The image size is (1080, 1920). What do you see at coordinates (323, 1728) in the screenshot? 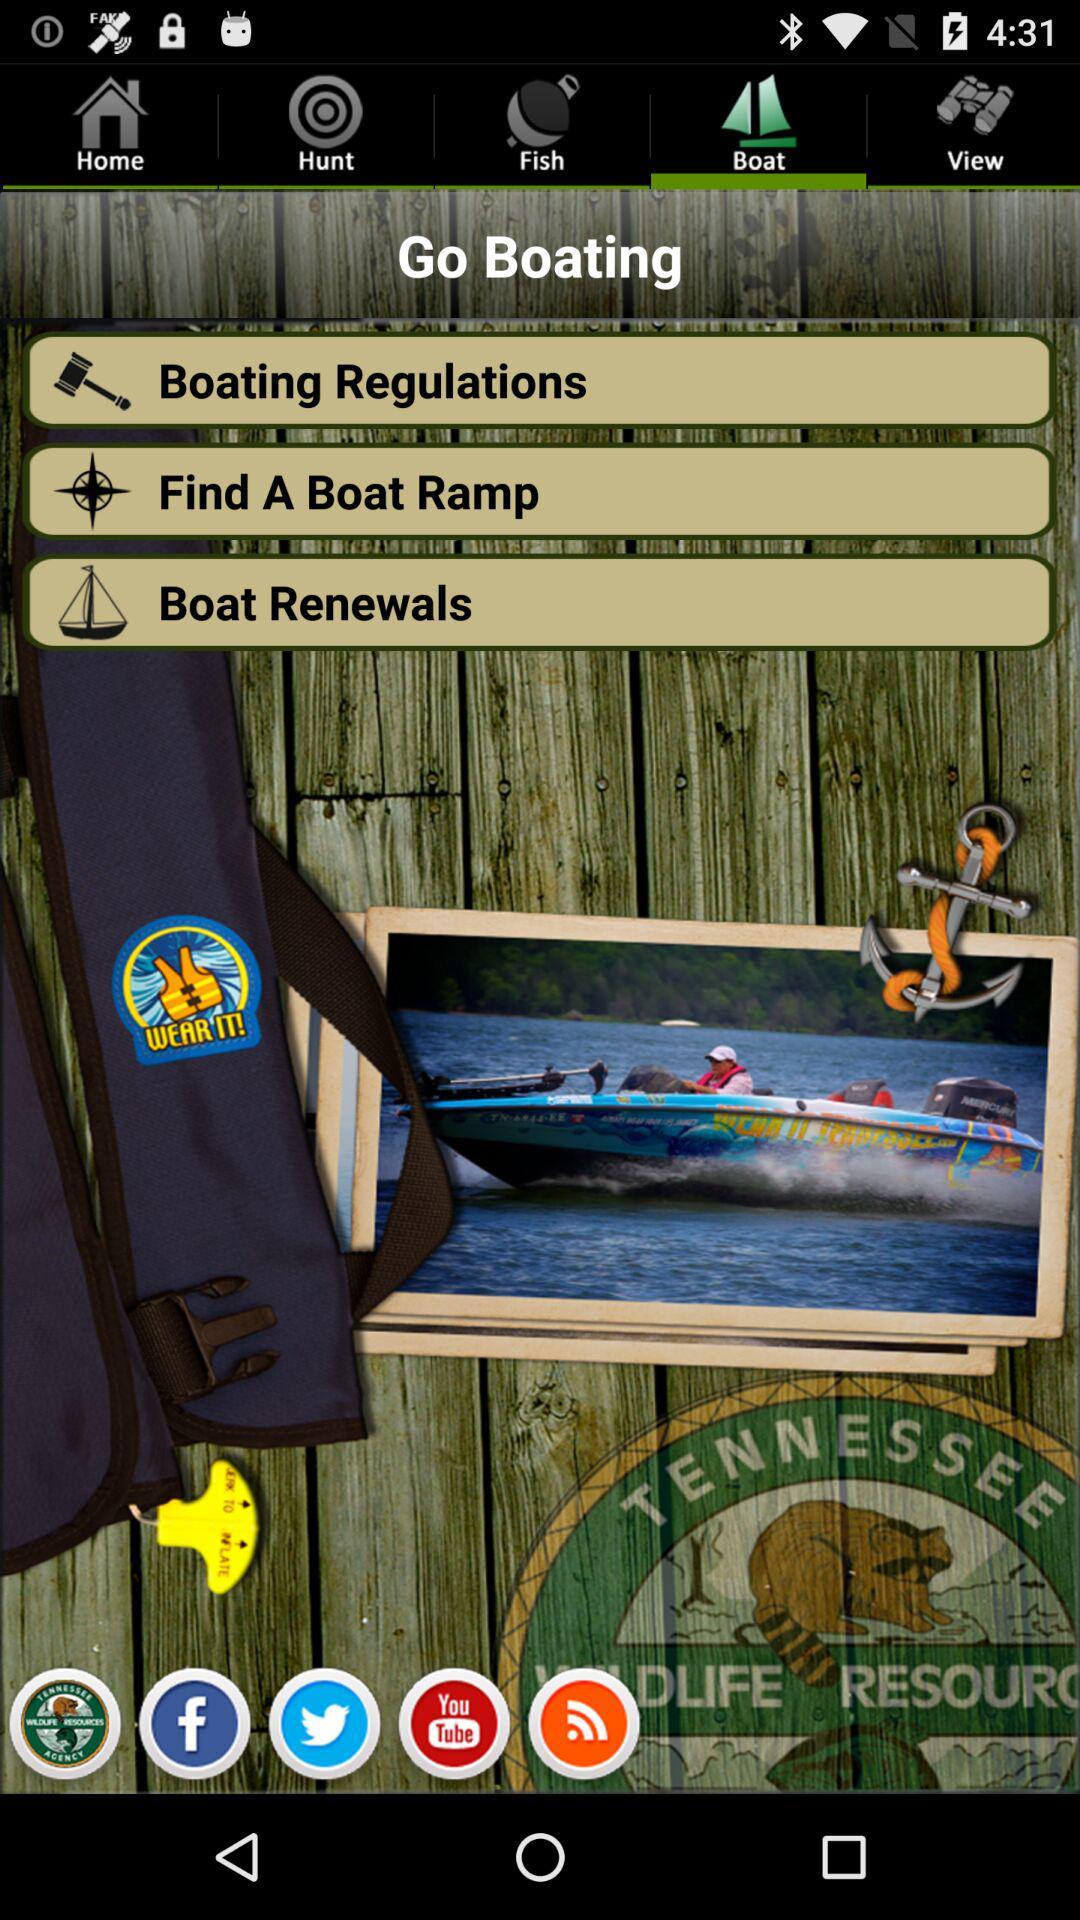
I see `twitter link` at bounding box center [323, 1728].